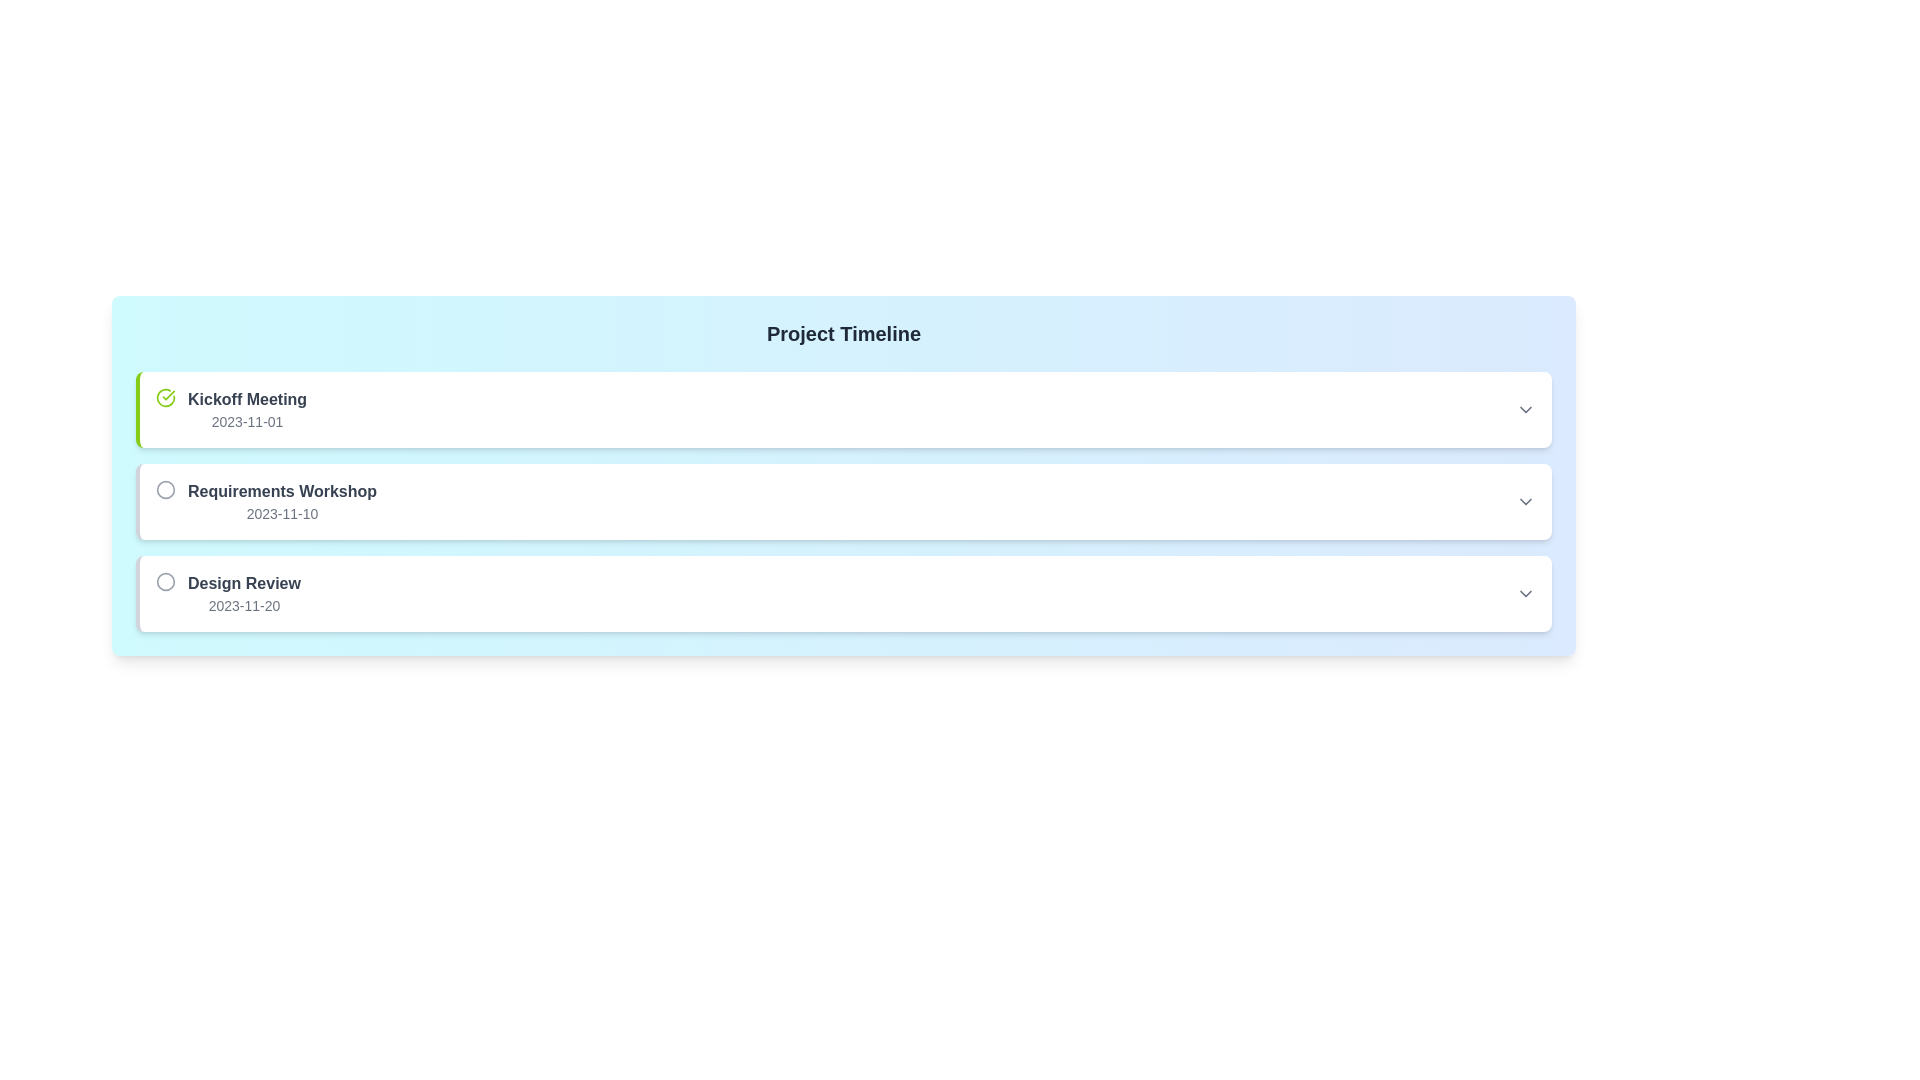  Describe the element at coordinates (246, 420) in the screenshot. I see `the static text displaying the date '2023-11-01', which is positioned below the 'Kickoff Meeting' title in gray color` at that location.